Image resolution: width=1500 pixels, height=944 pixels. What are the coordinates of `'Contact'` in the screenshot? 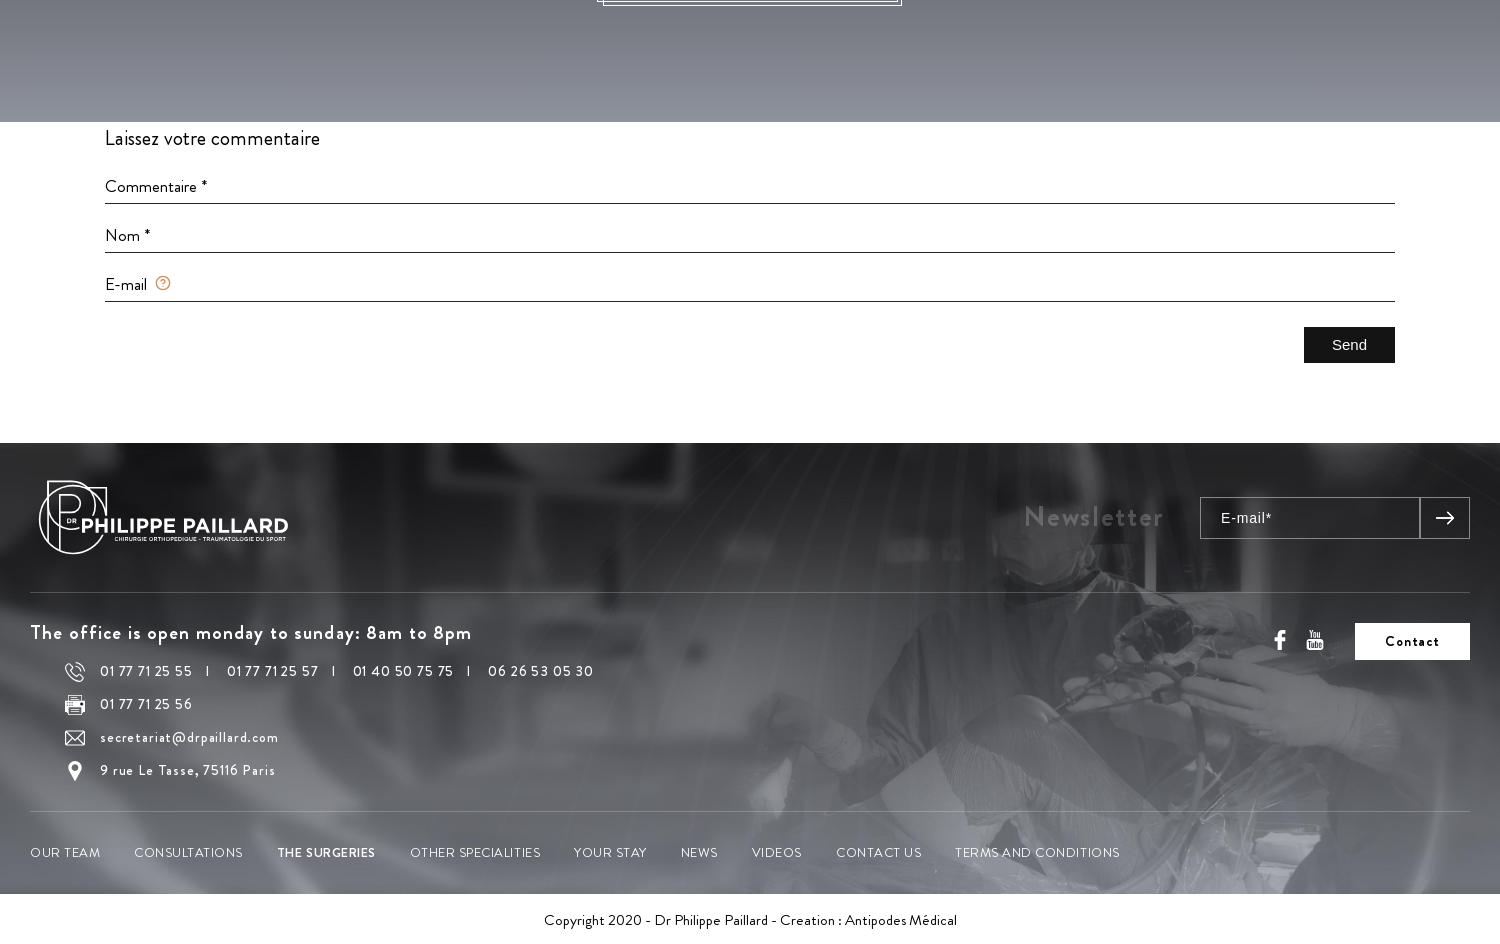 It's located at (1412, 640).